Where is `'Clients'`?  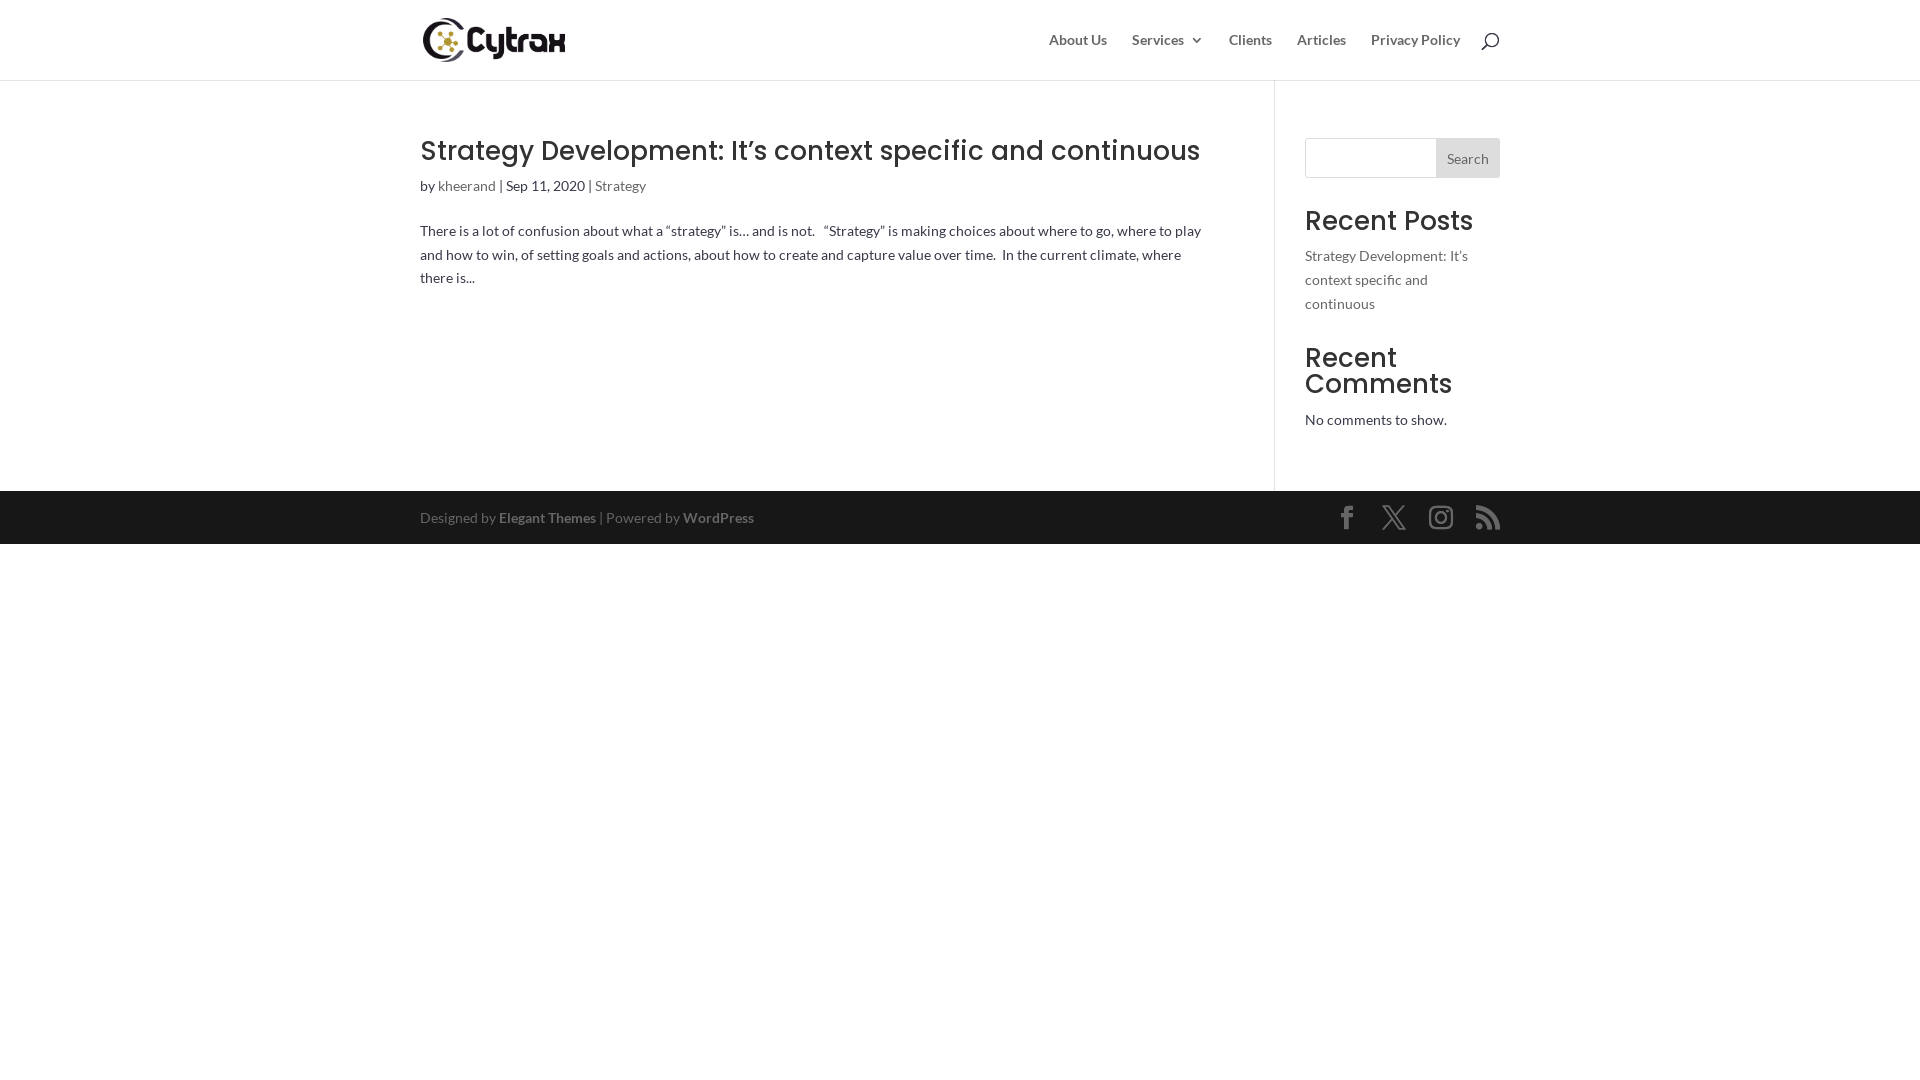
'Clients' is located at coordinates (1227, 55).